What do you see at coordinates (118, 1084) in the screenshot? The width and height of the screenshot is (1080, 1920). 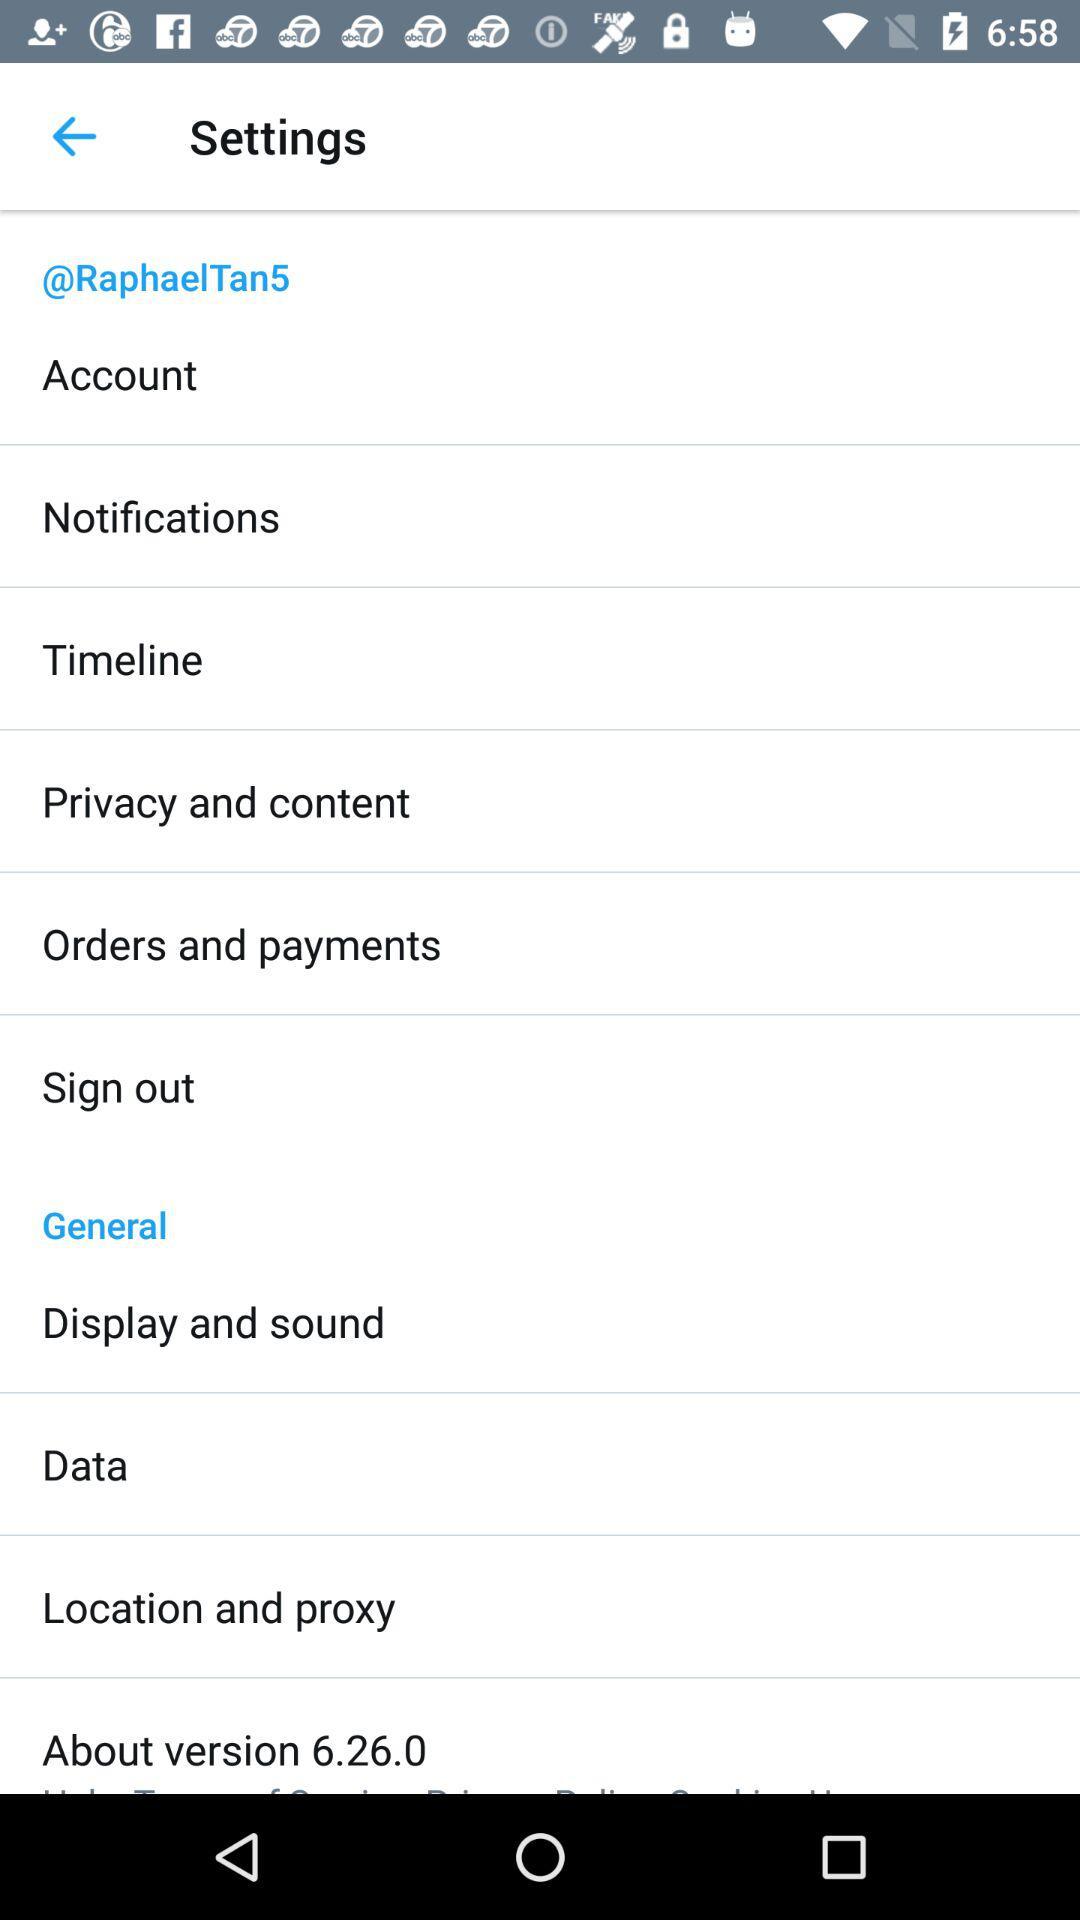 I see `icon above general` at bounding box center [118, 1084].